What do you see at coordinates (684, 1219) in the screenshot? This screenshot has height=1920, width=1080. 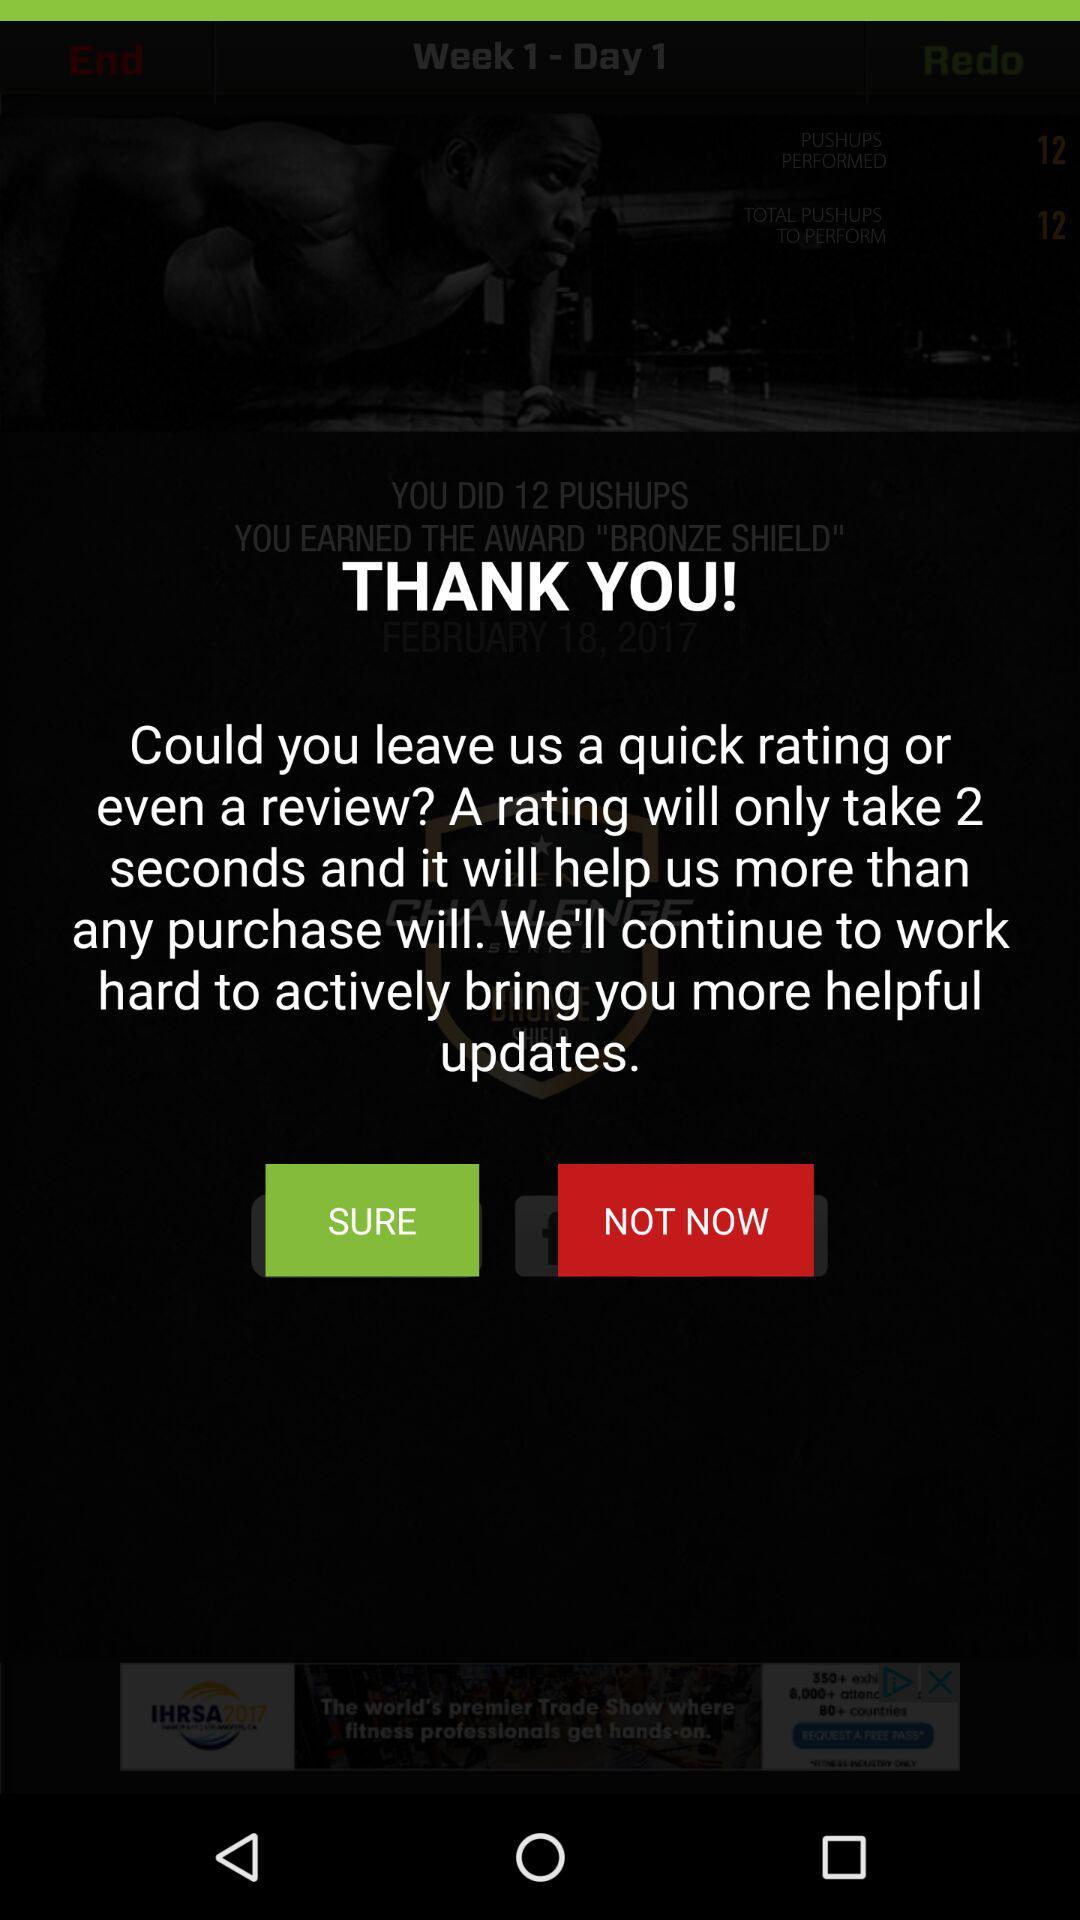 I see `the not now` at bounding box center [684, 1219].